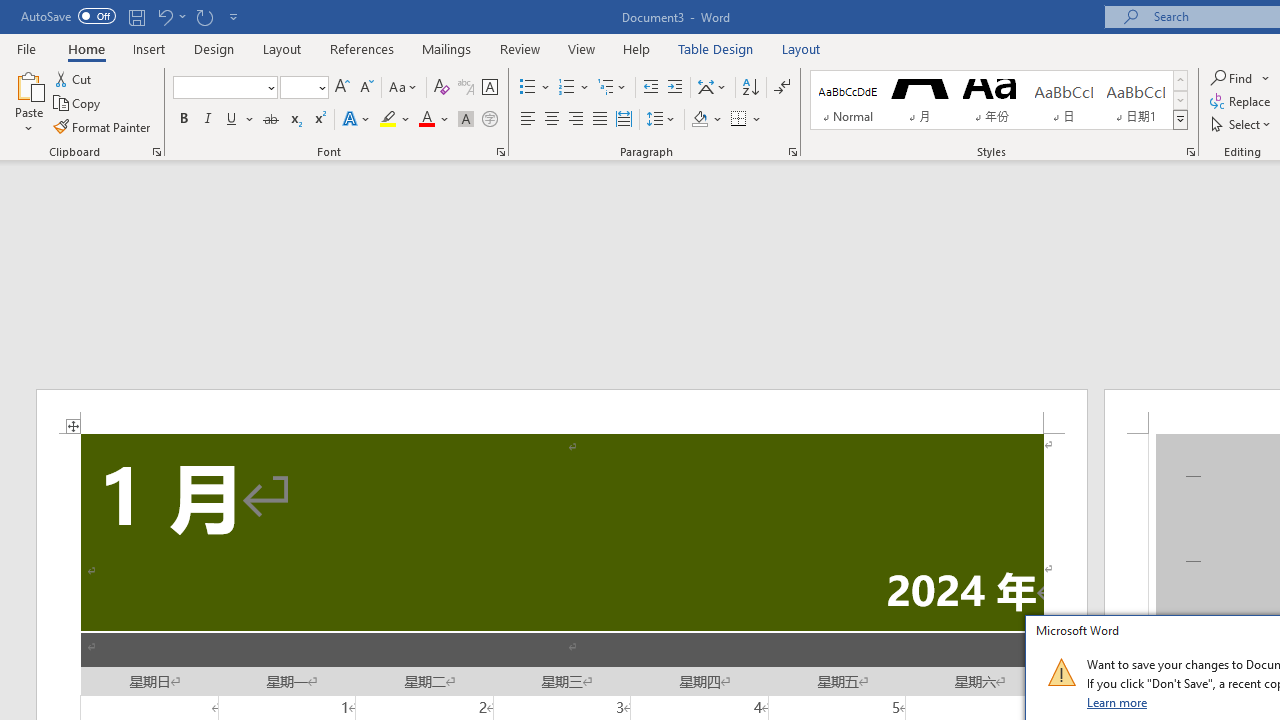 This screenshot has width=1280, height=720. Describe the element at coordinates (707, 119) in the screenshot. I see `'Shading'` at that location.